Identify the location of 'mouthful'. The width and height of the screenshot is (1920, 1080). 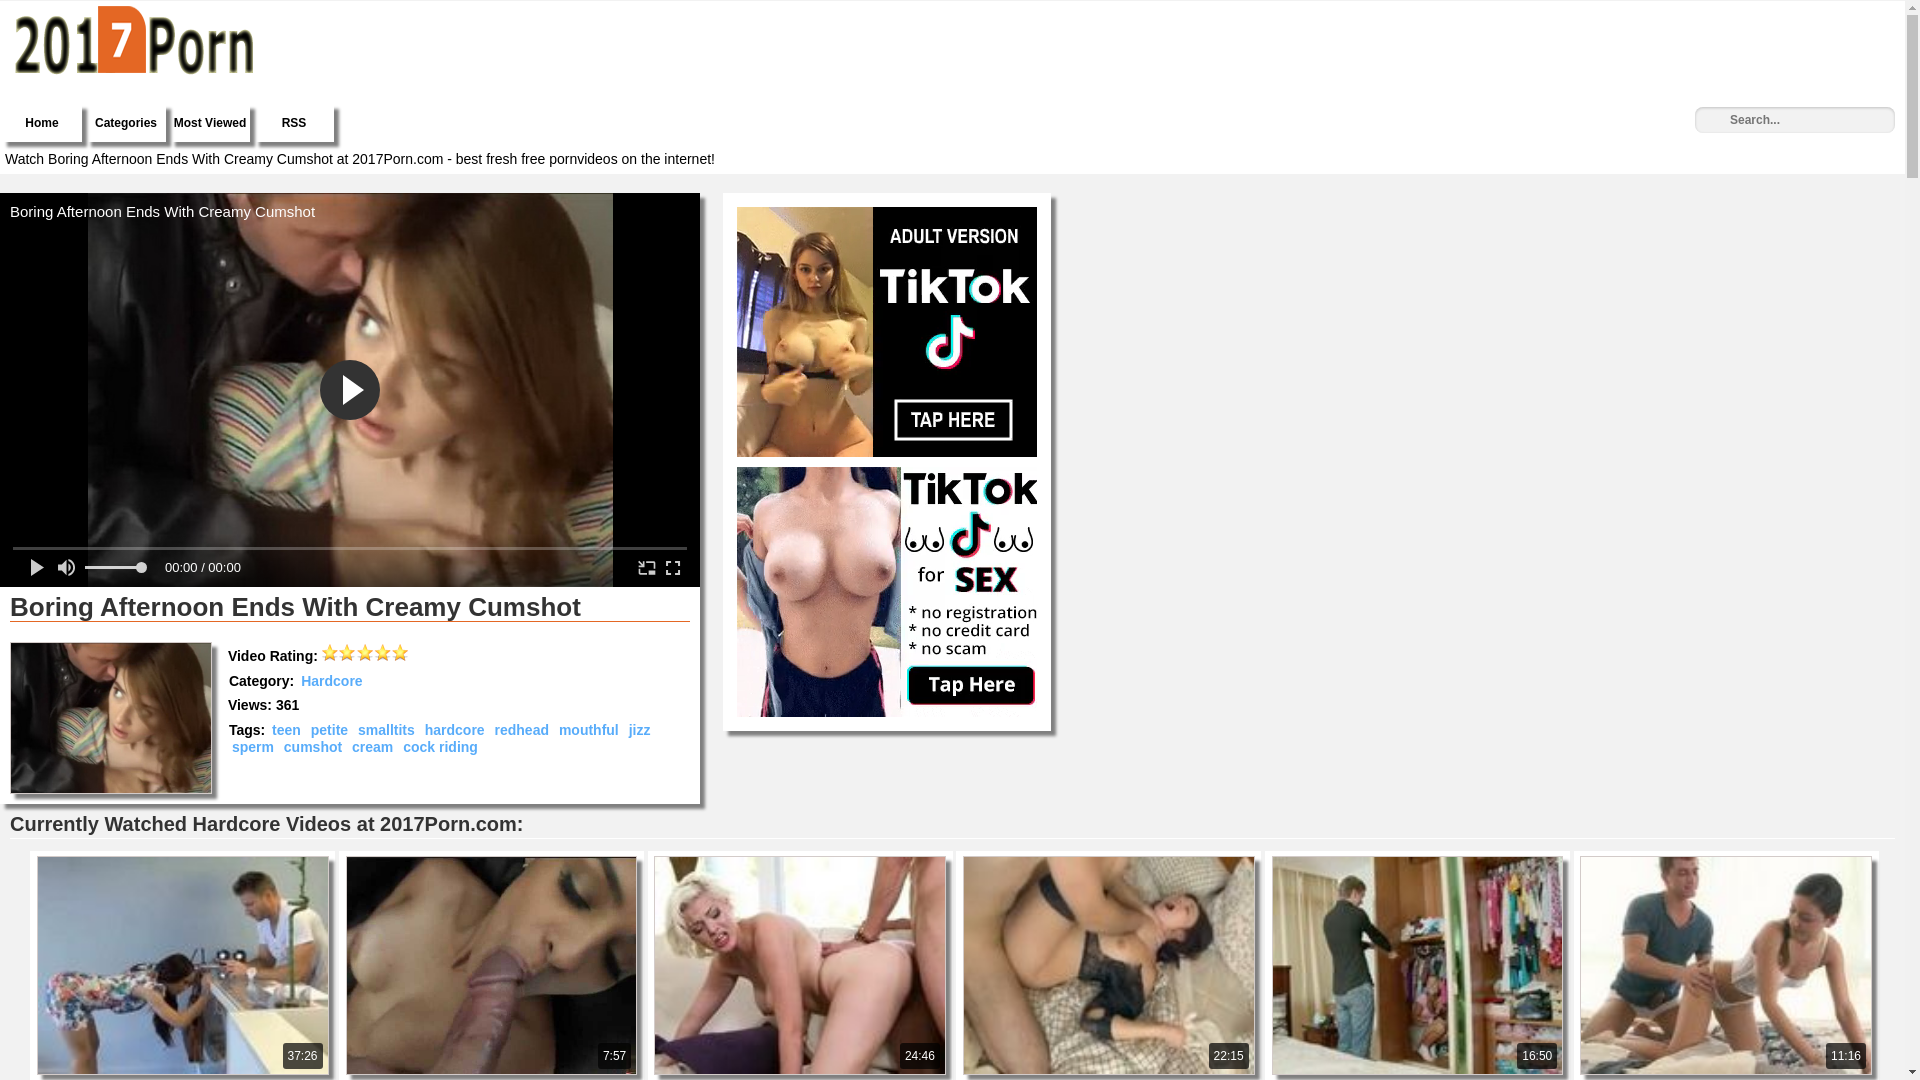
(588, 729).